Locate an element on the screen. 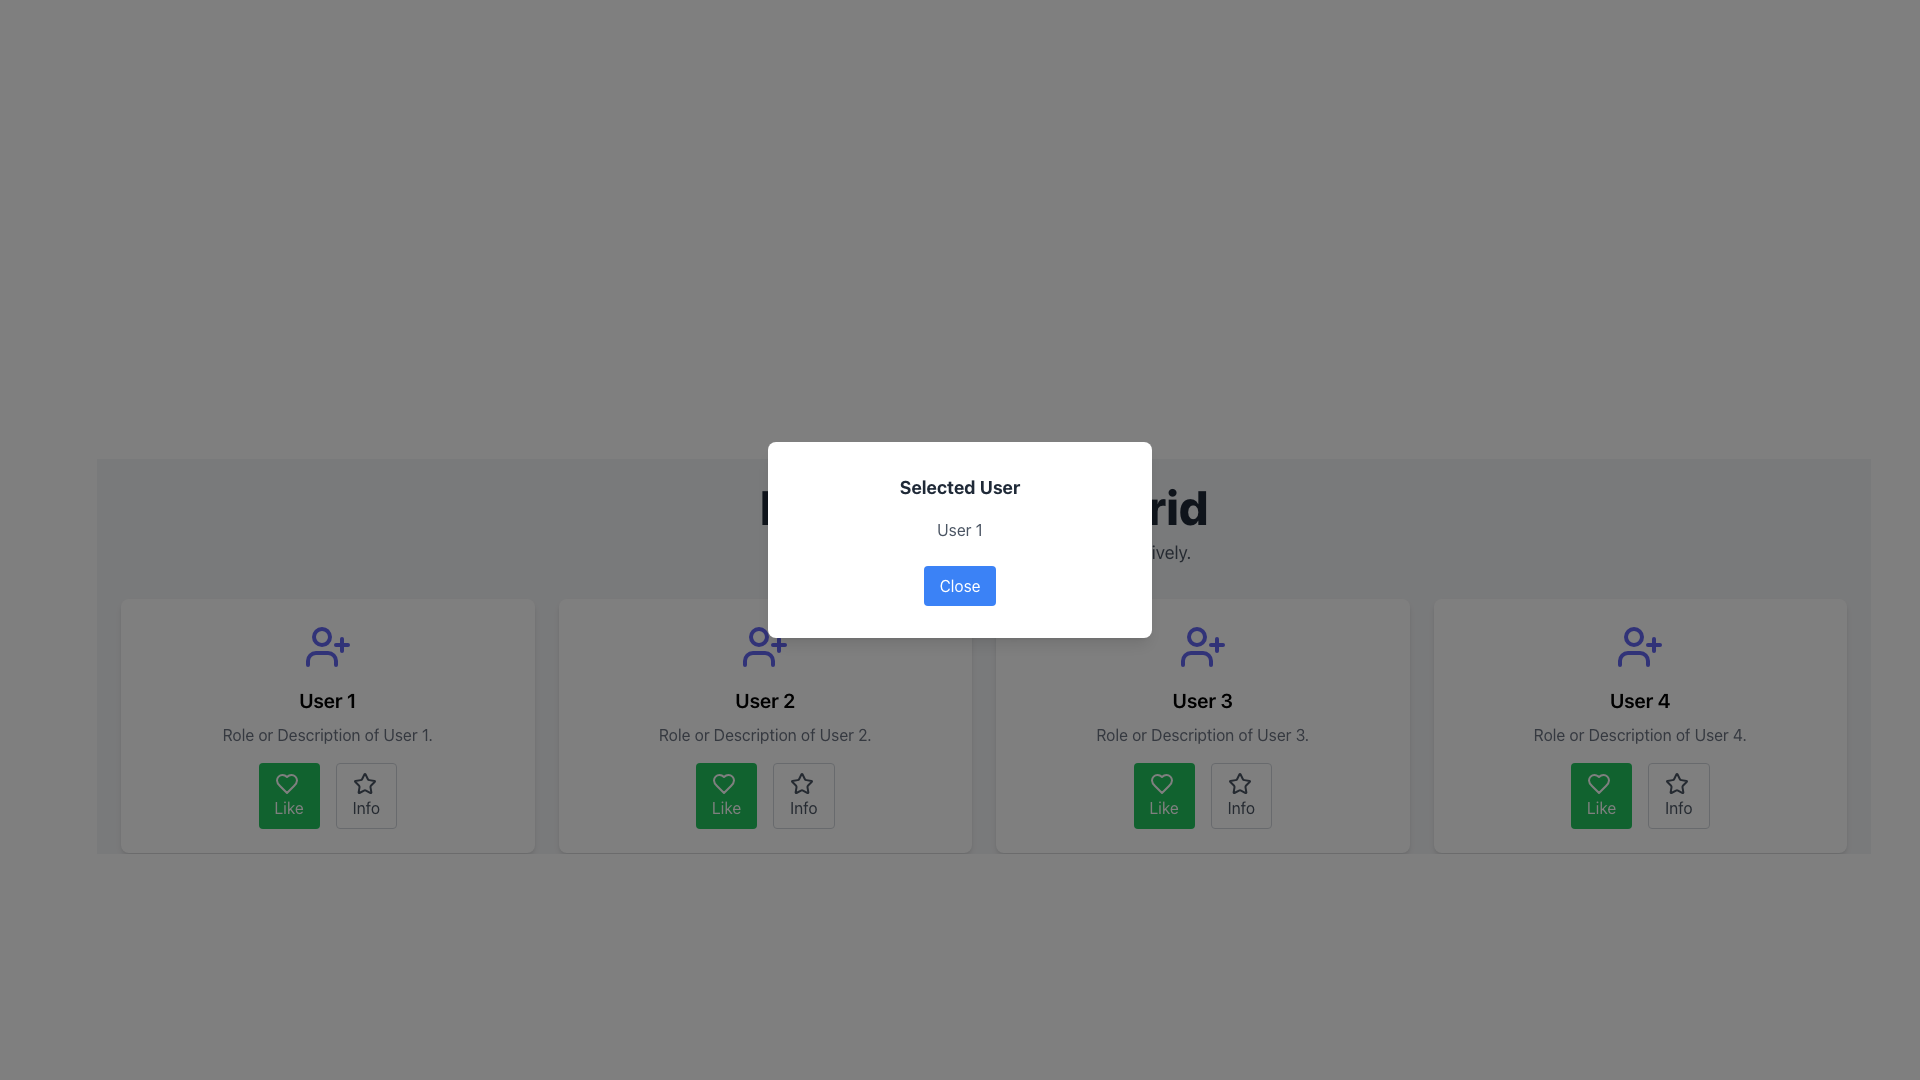  the heart-shaped 'like' icon that is centrally positioned within the green button labeled 'Like' for 'User 4' is located at coordinates (1597, 782).